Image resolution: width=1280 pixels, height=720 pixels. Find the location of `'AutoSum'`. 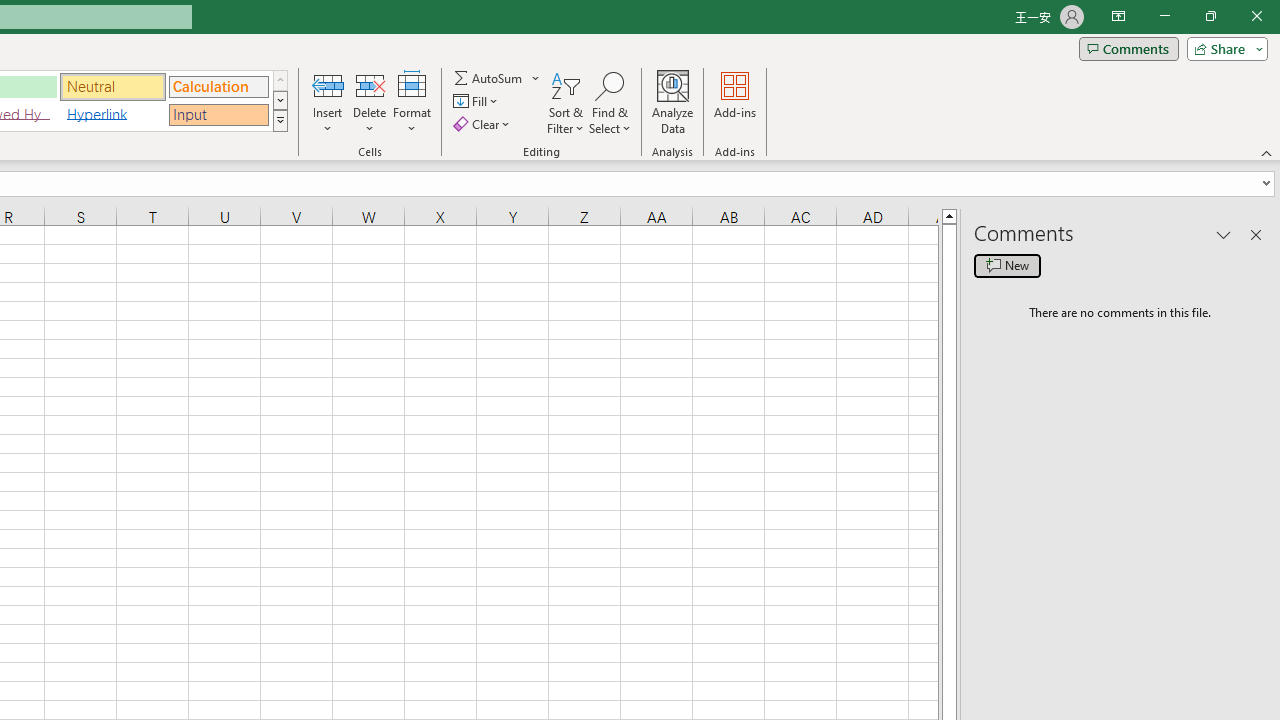

'AutoSum' is located at coordinates (497, 77).